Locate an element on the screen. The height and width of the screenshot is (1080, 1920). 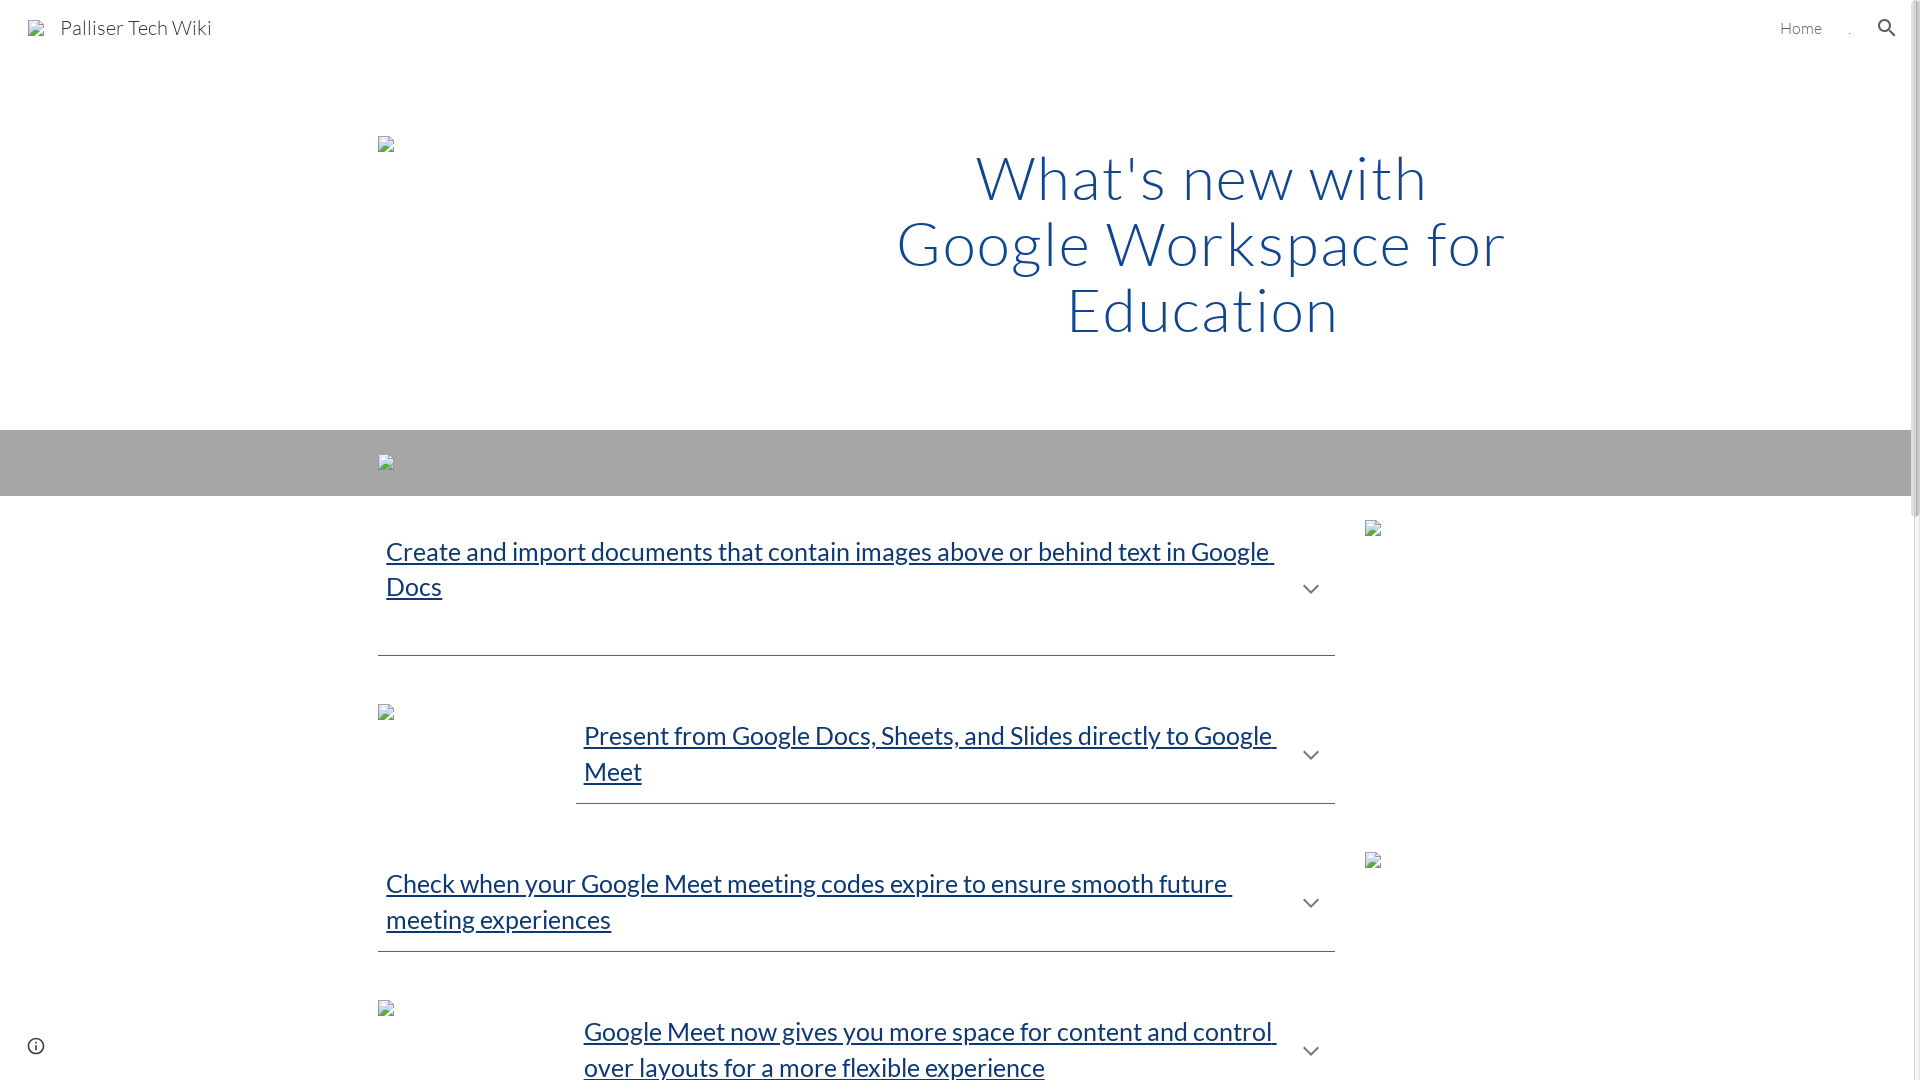
'Palliser Tech Wiki' is located at coordinates (119, 25).